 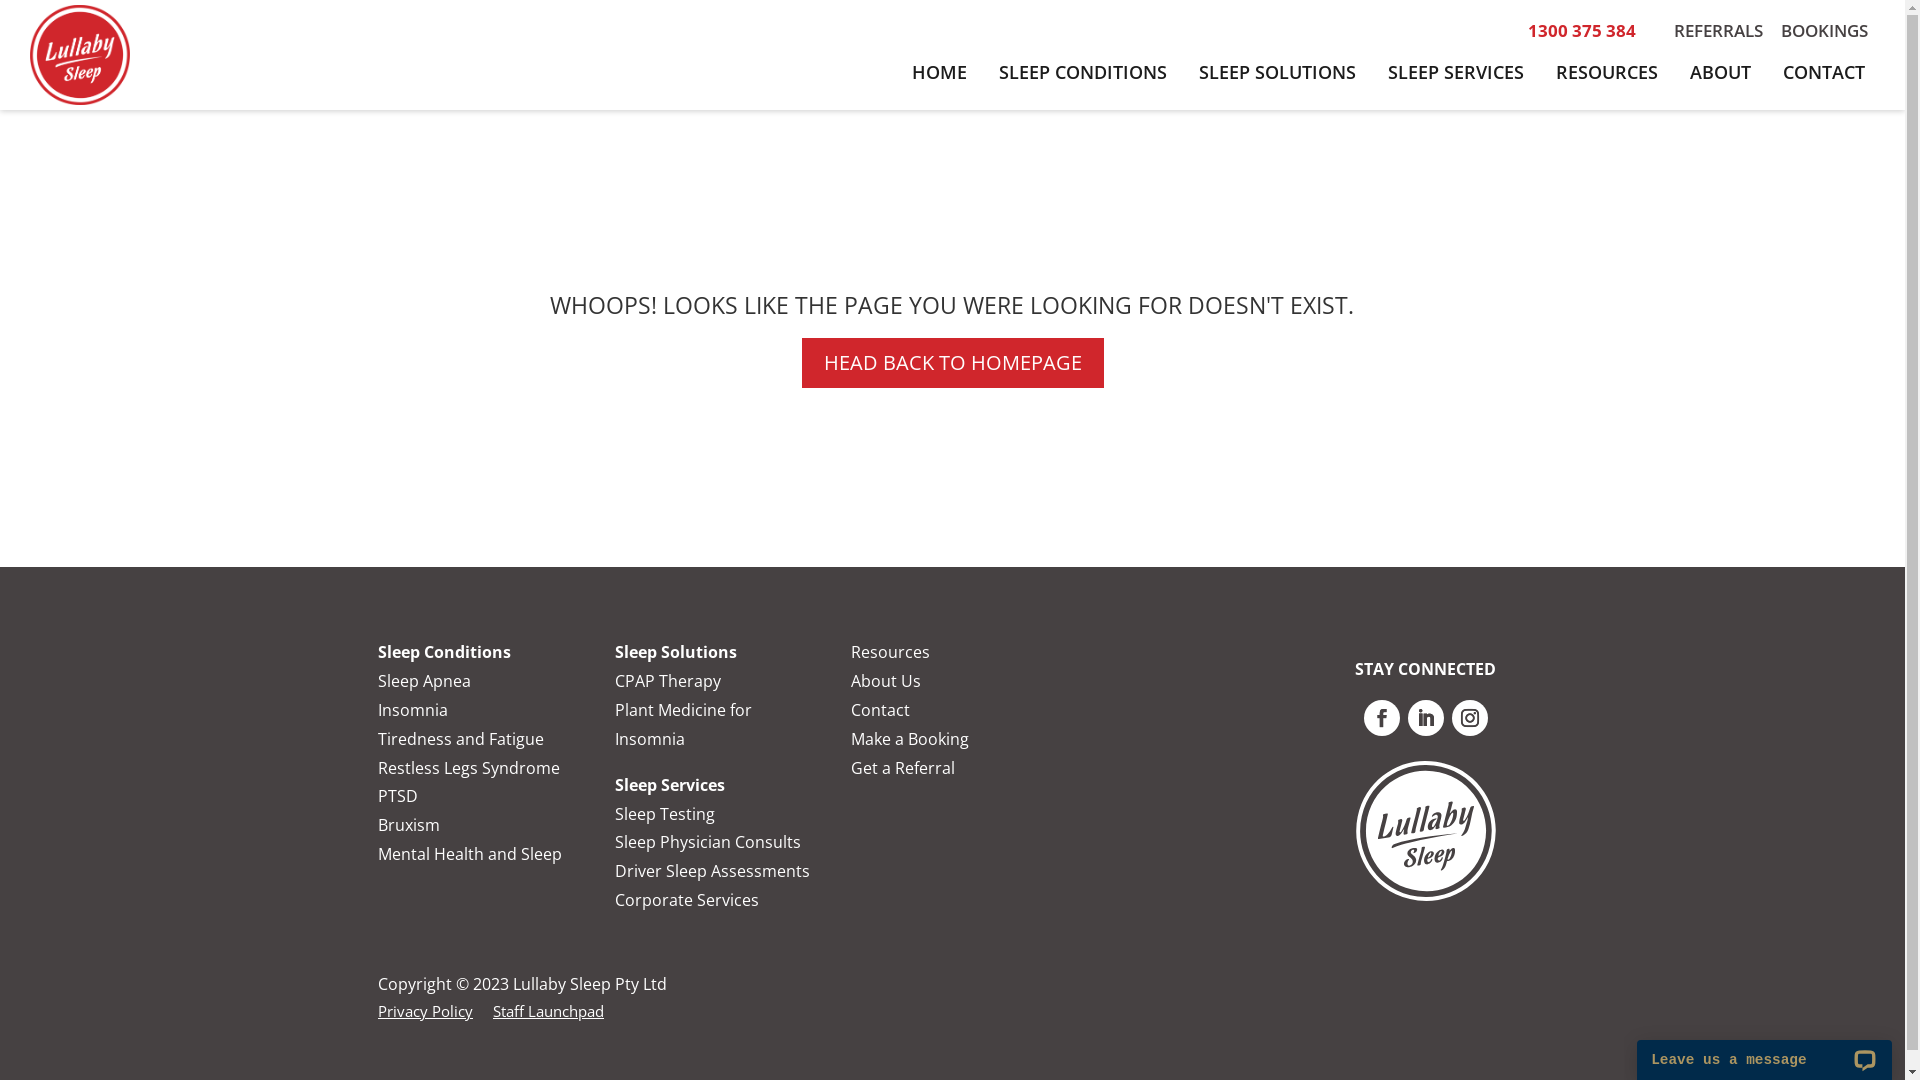 I want to click on 'Driver Sleep Assessments', so click(x=712, y=870).